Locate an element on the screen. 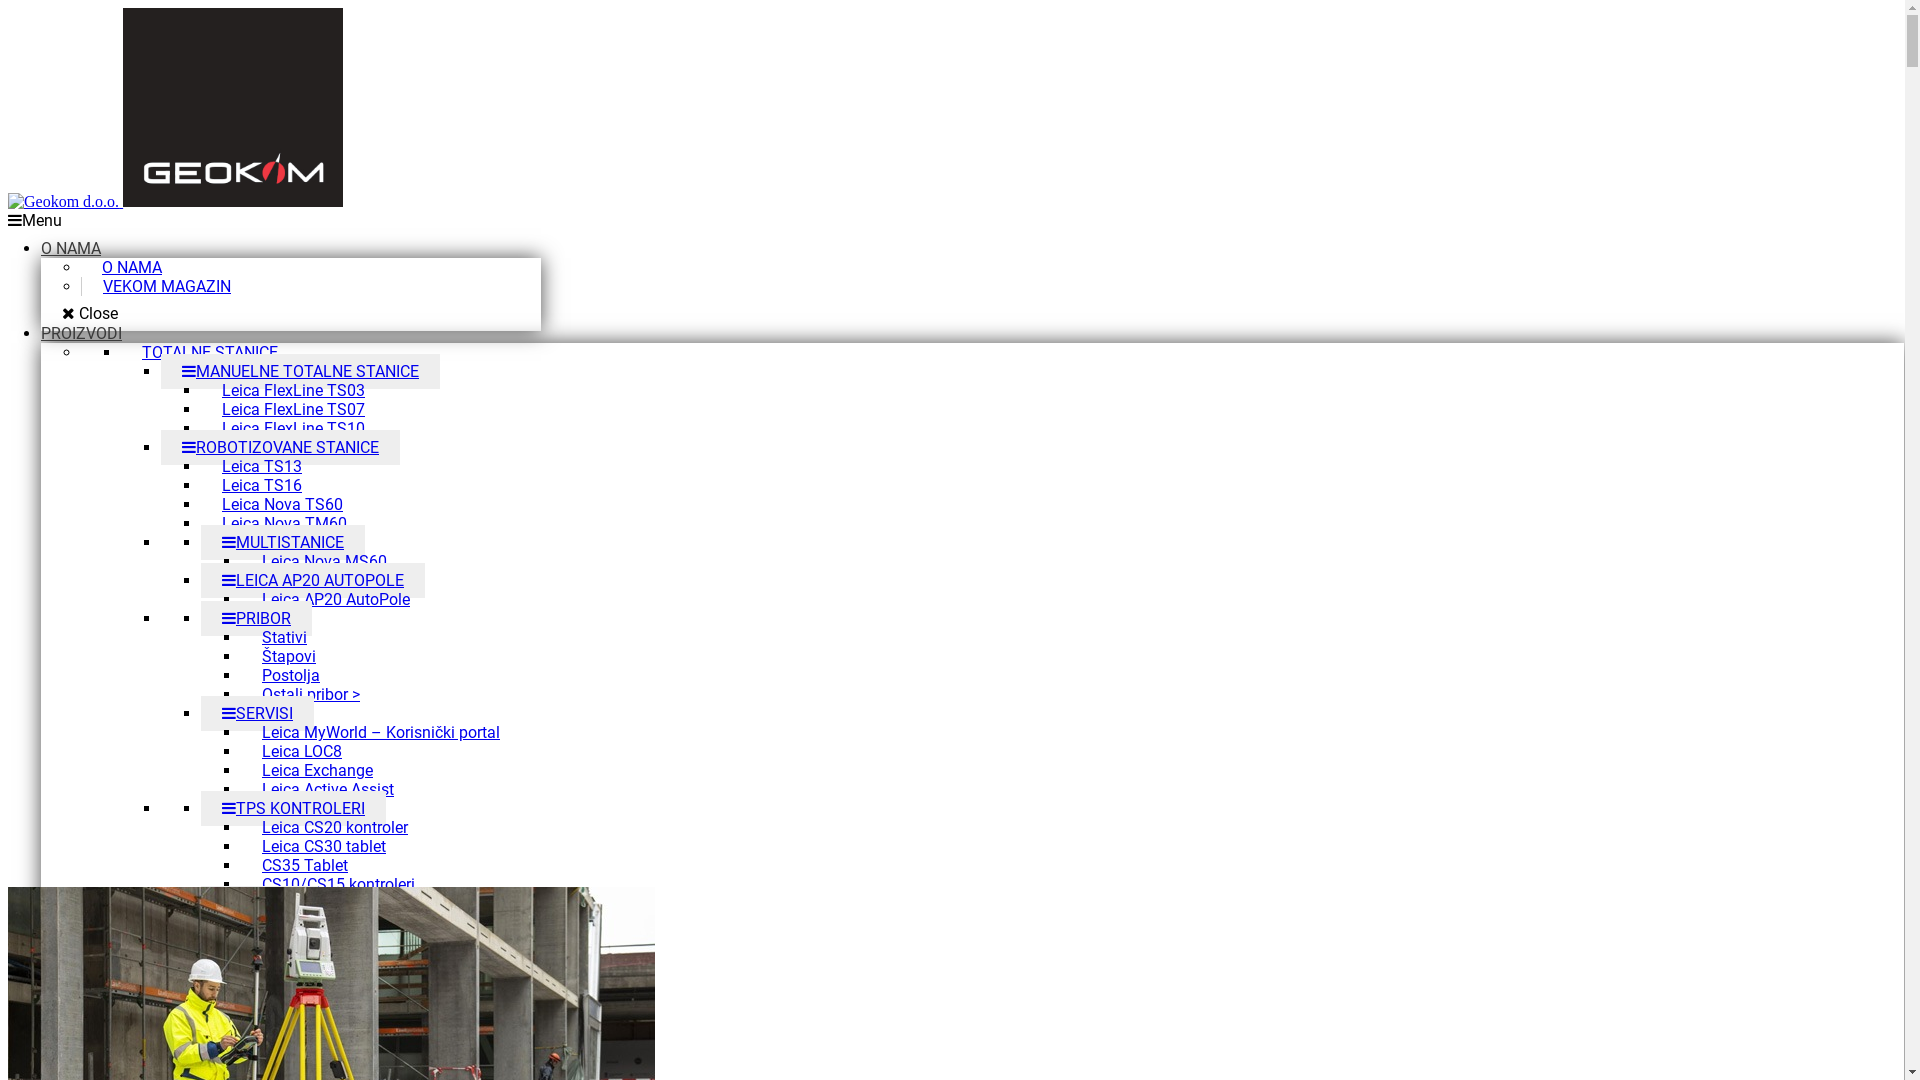  'Leica FlexLine TS07' is located at coordinates (292, 408).